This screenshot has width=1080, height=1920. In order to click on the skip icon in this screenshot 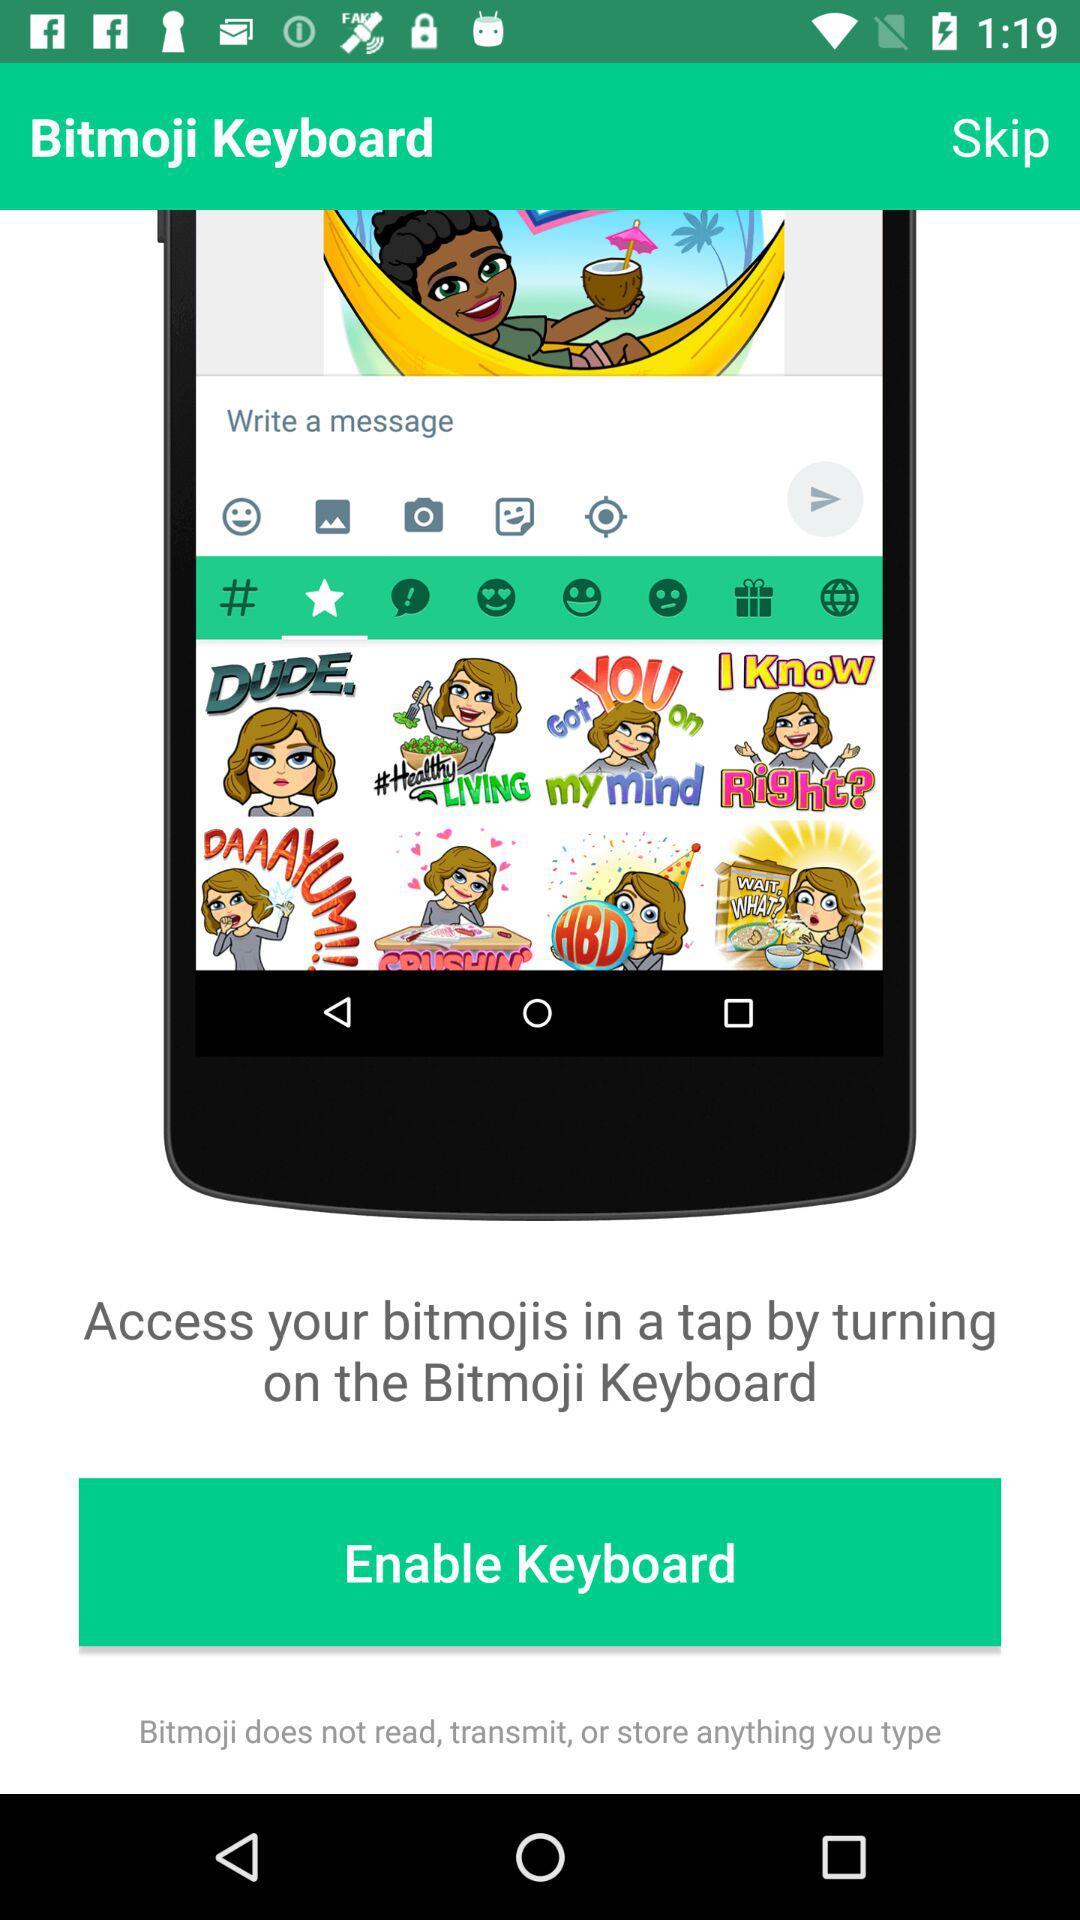, I will do `click(1000, 135)`.